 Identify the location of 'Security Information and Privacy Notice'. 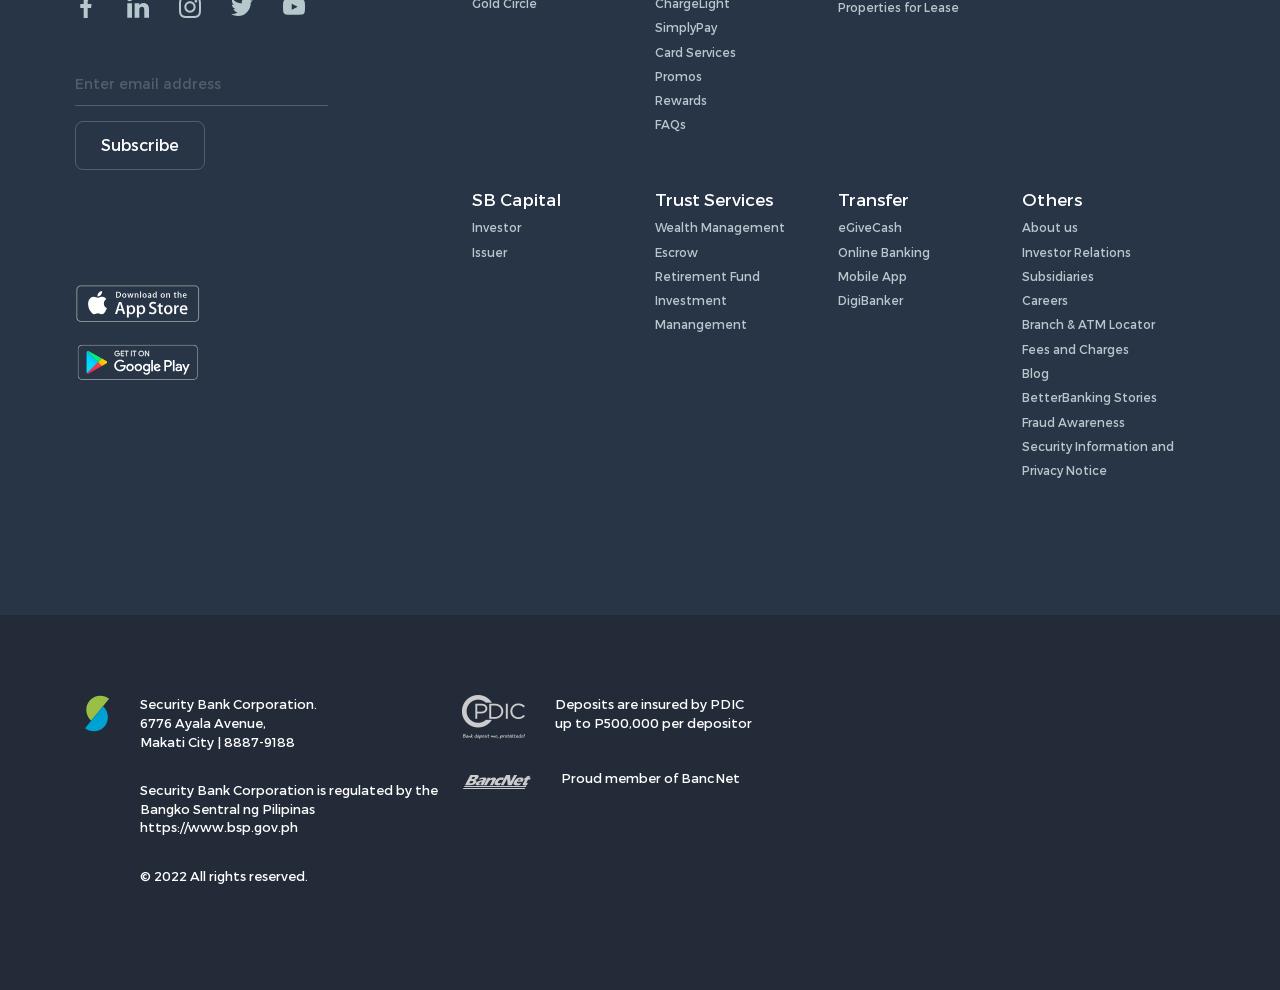
(1095, 457).